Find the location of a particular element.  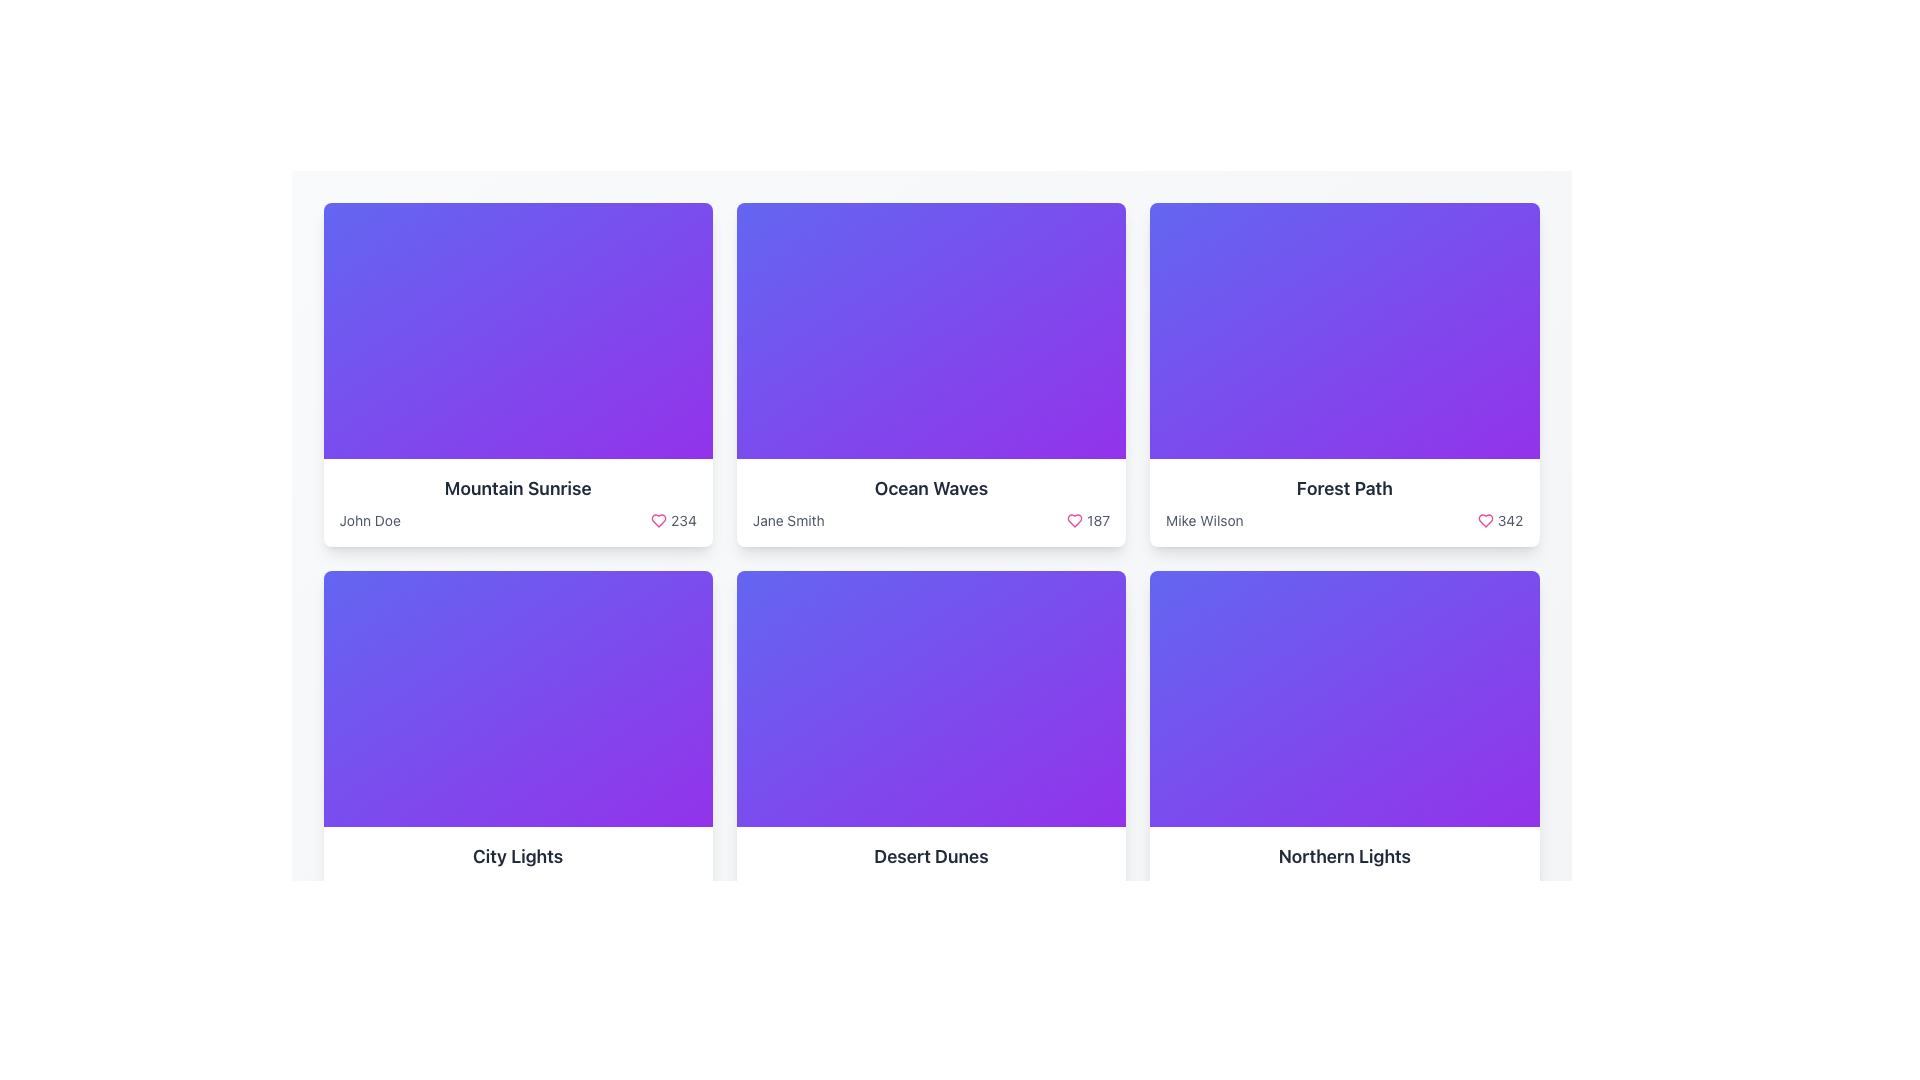

the Text label displaying the contributor's name within the card labeled 'Ocean Waves', positioned to the left of the like count '187' is located at coordinates (787, 519).